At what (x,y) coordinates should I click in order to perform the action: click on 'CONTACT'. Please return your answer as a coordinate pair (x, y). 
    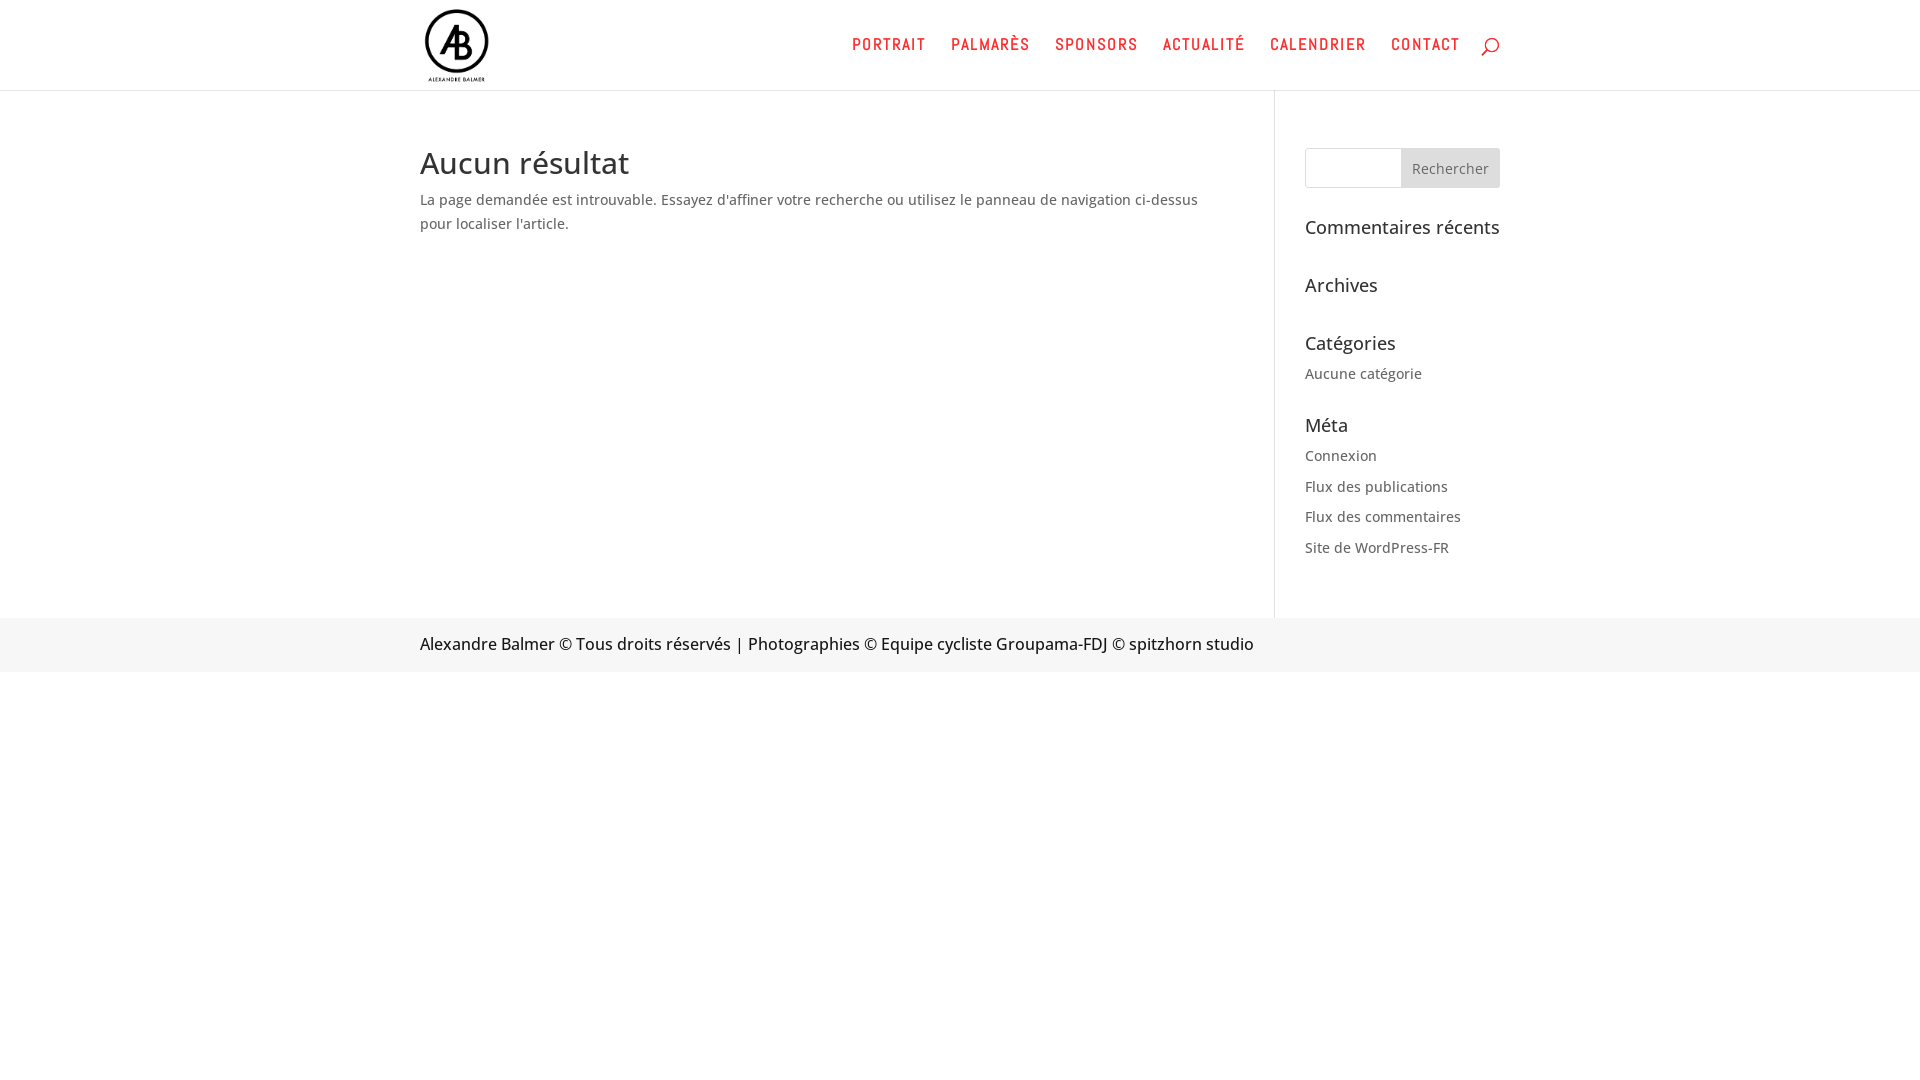
    Looking at the image, I should click on (1424, 63).